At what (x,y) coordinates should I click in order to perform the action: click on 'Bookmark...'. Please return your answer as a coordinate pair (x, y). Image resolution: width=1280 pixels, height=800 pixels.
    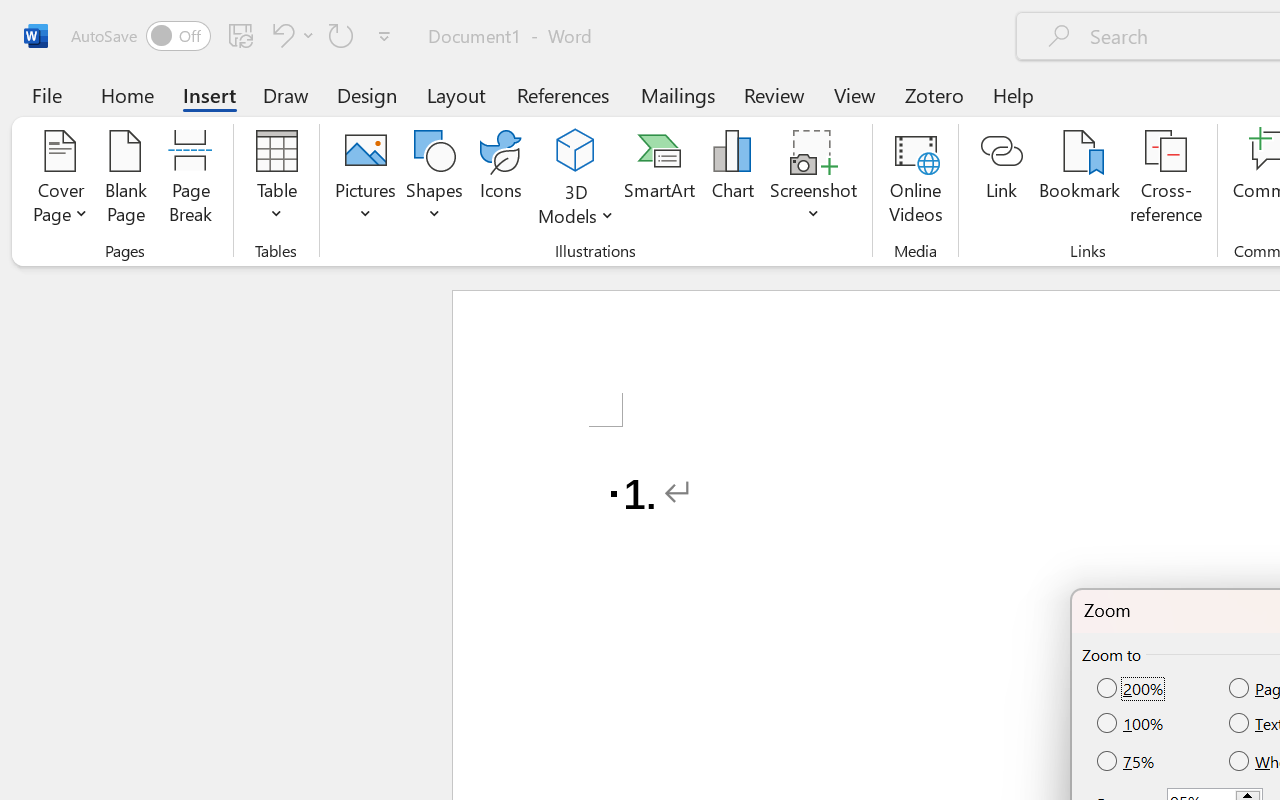
    Looking at the image, I should click on (1078, 179).